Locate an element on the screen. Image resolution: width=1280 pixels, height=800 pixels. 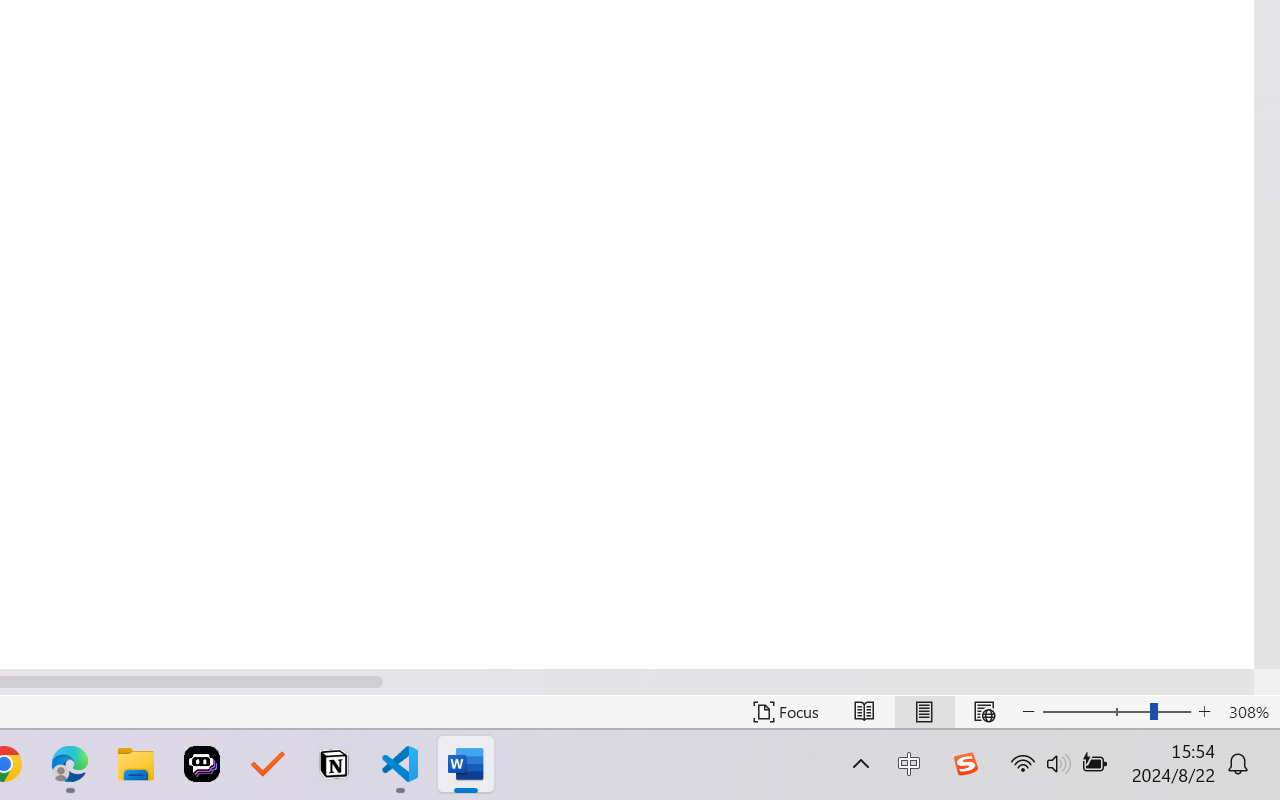
'Zoom Out' is located at coordinates (1094, 711).